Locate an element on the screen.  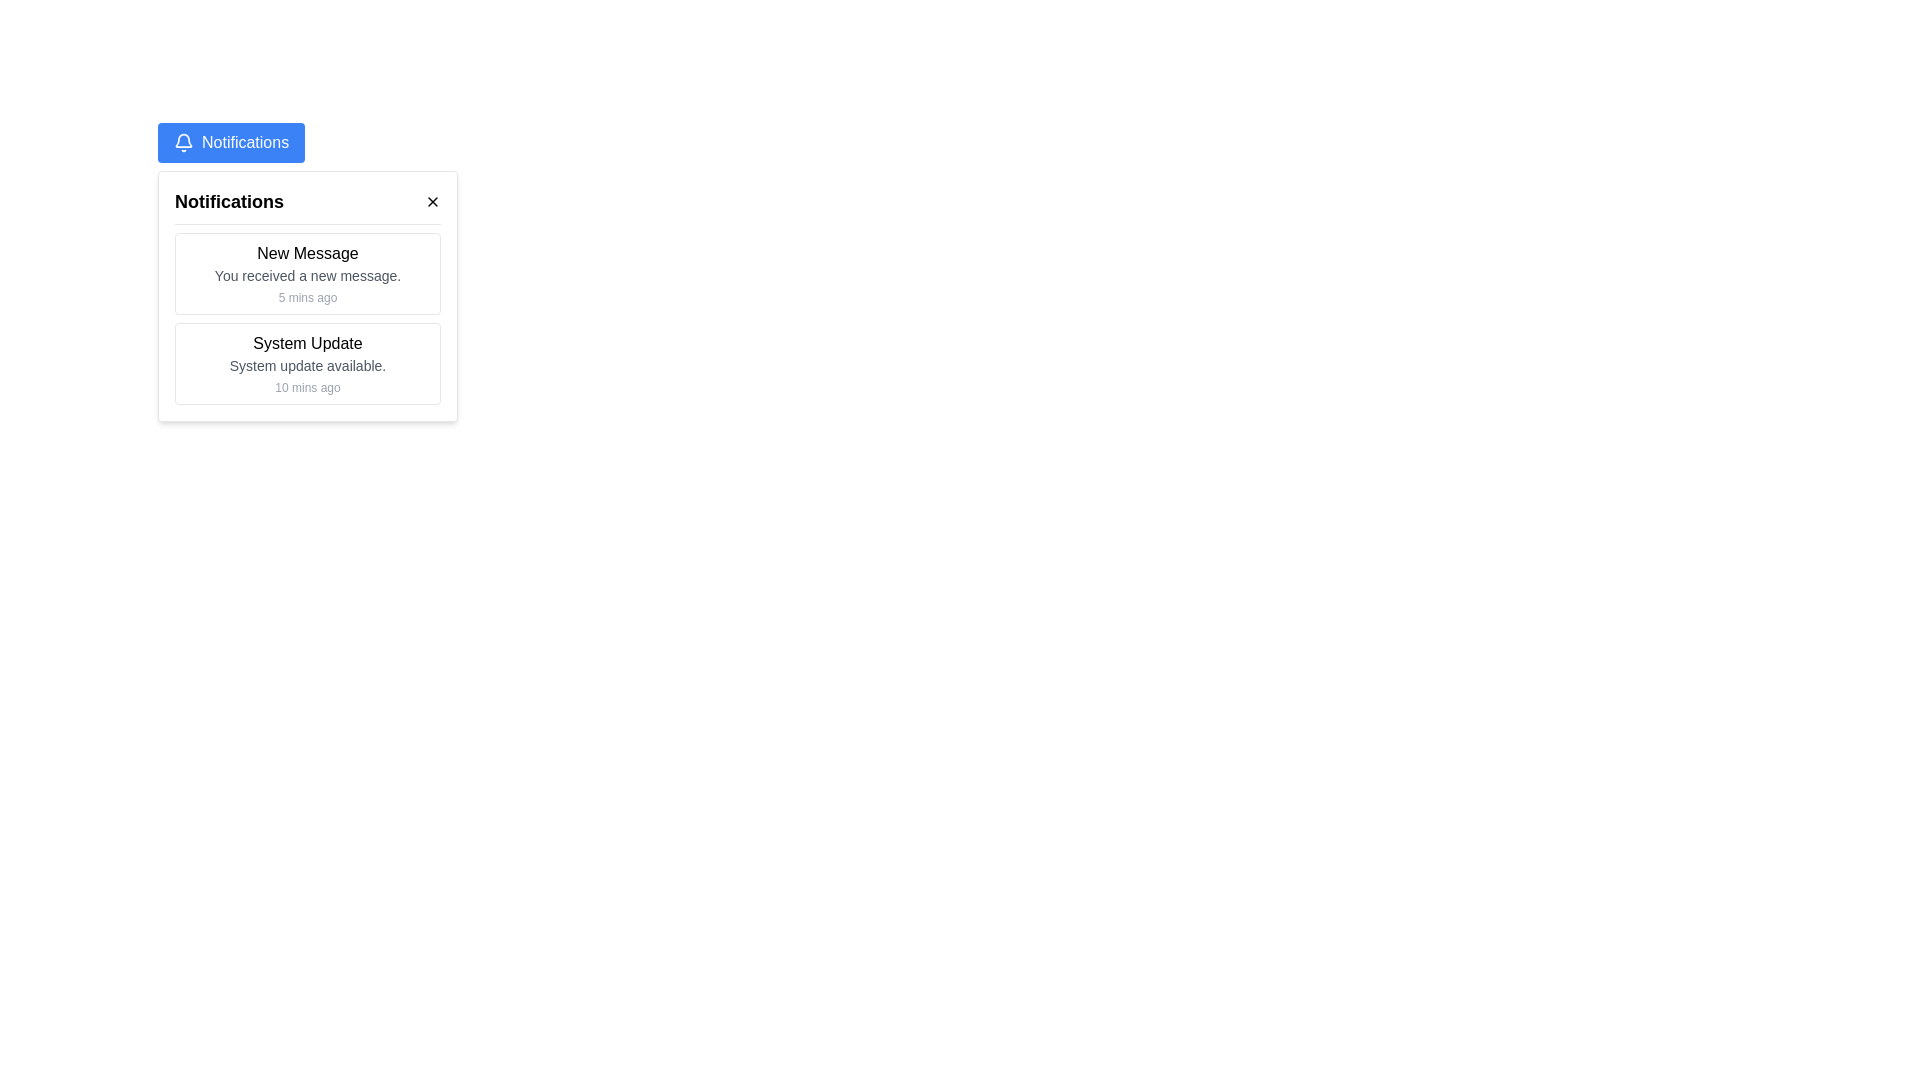
the text label reading 'Notifications', which is styled in bold black font against a white background, located at the top-left of the notification pop-up is located at coordinates (229, 201).